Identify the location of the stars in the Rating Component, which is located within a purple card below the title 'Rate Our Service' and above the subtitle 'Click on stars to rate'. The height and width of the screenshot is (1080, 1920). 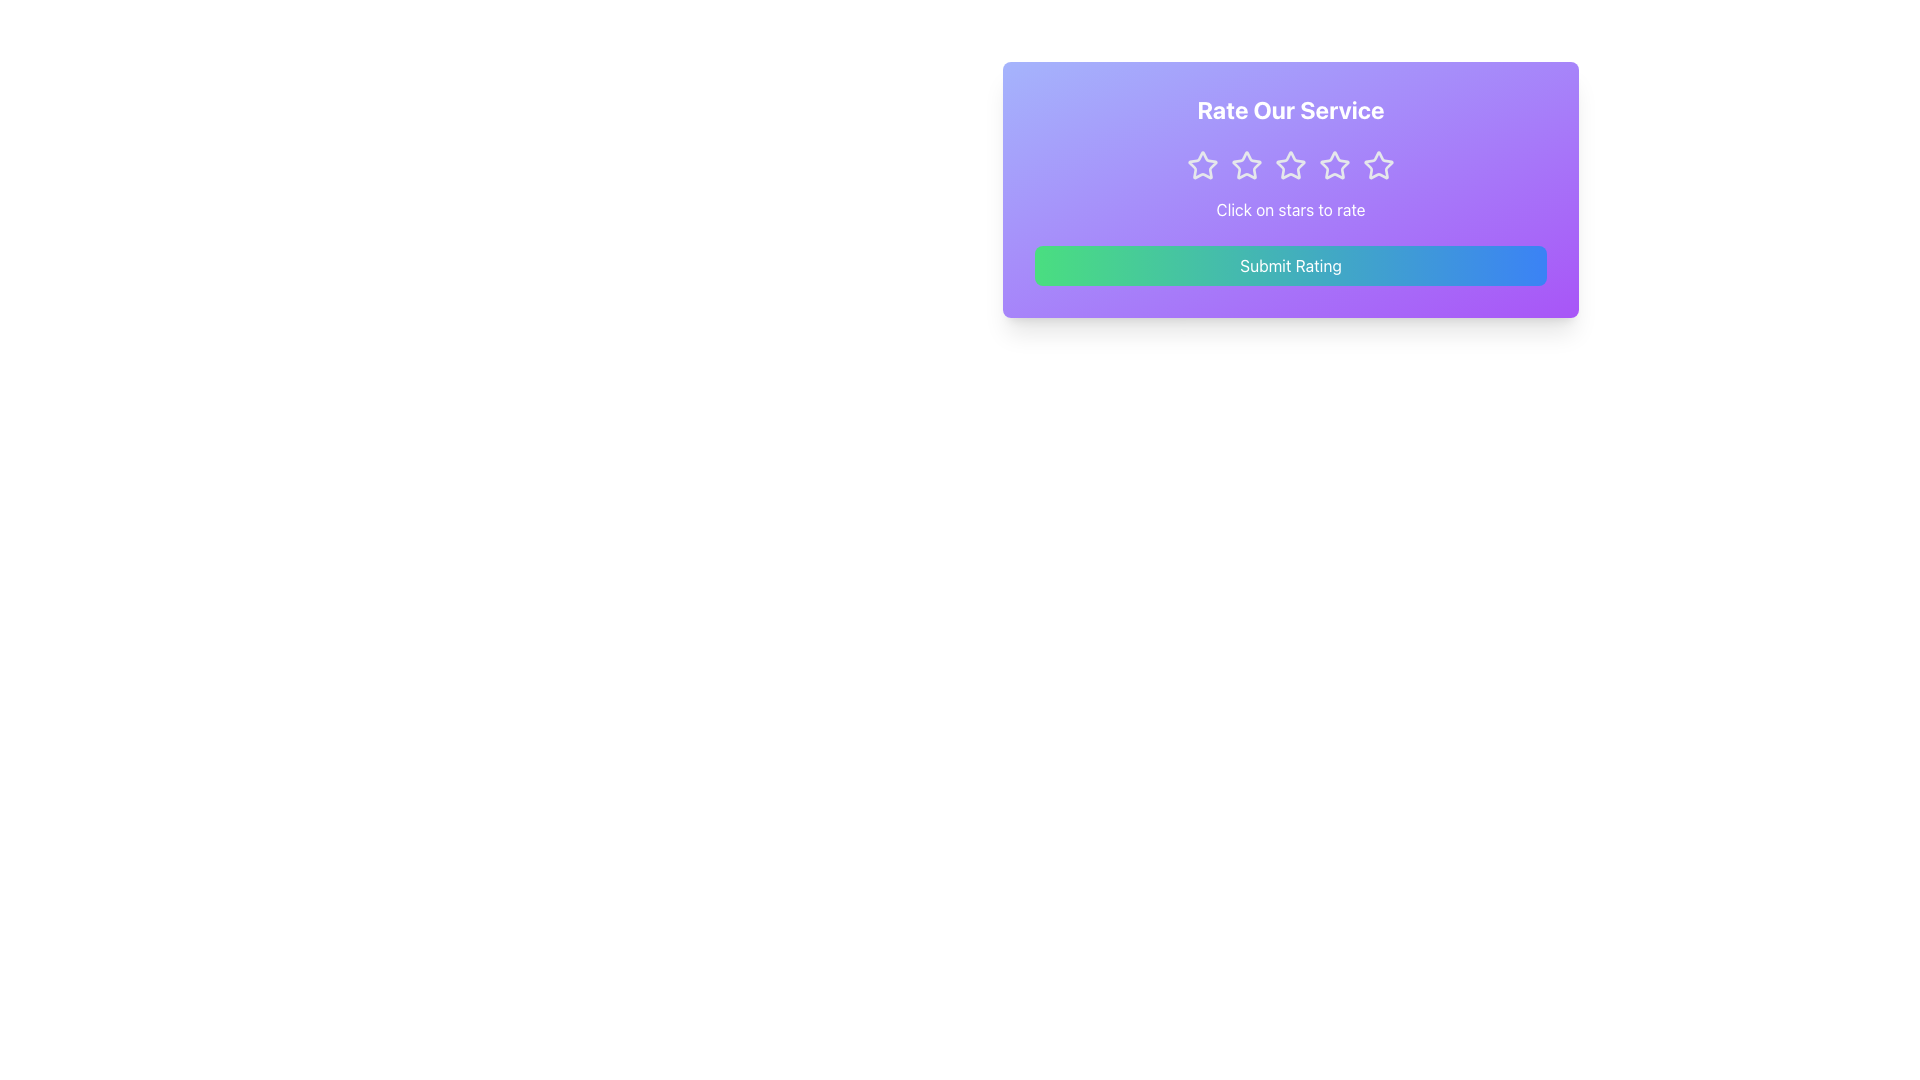
(1291, 164).